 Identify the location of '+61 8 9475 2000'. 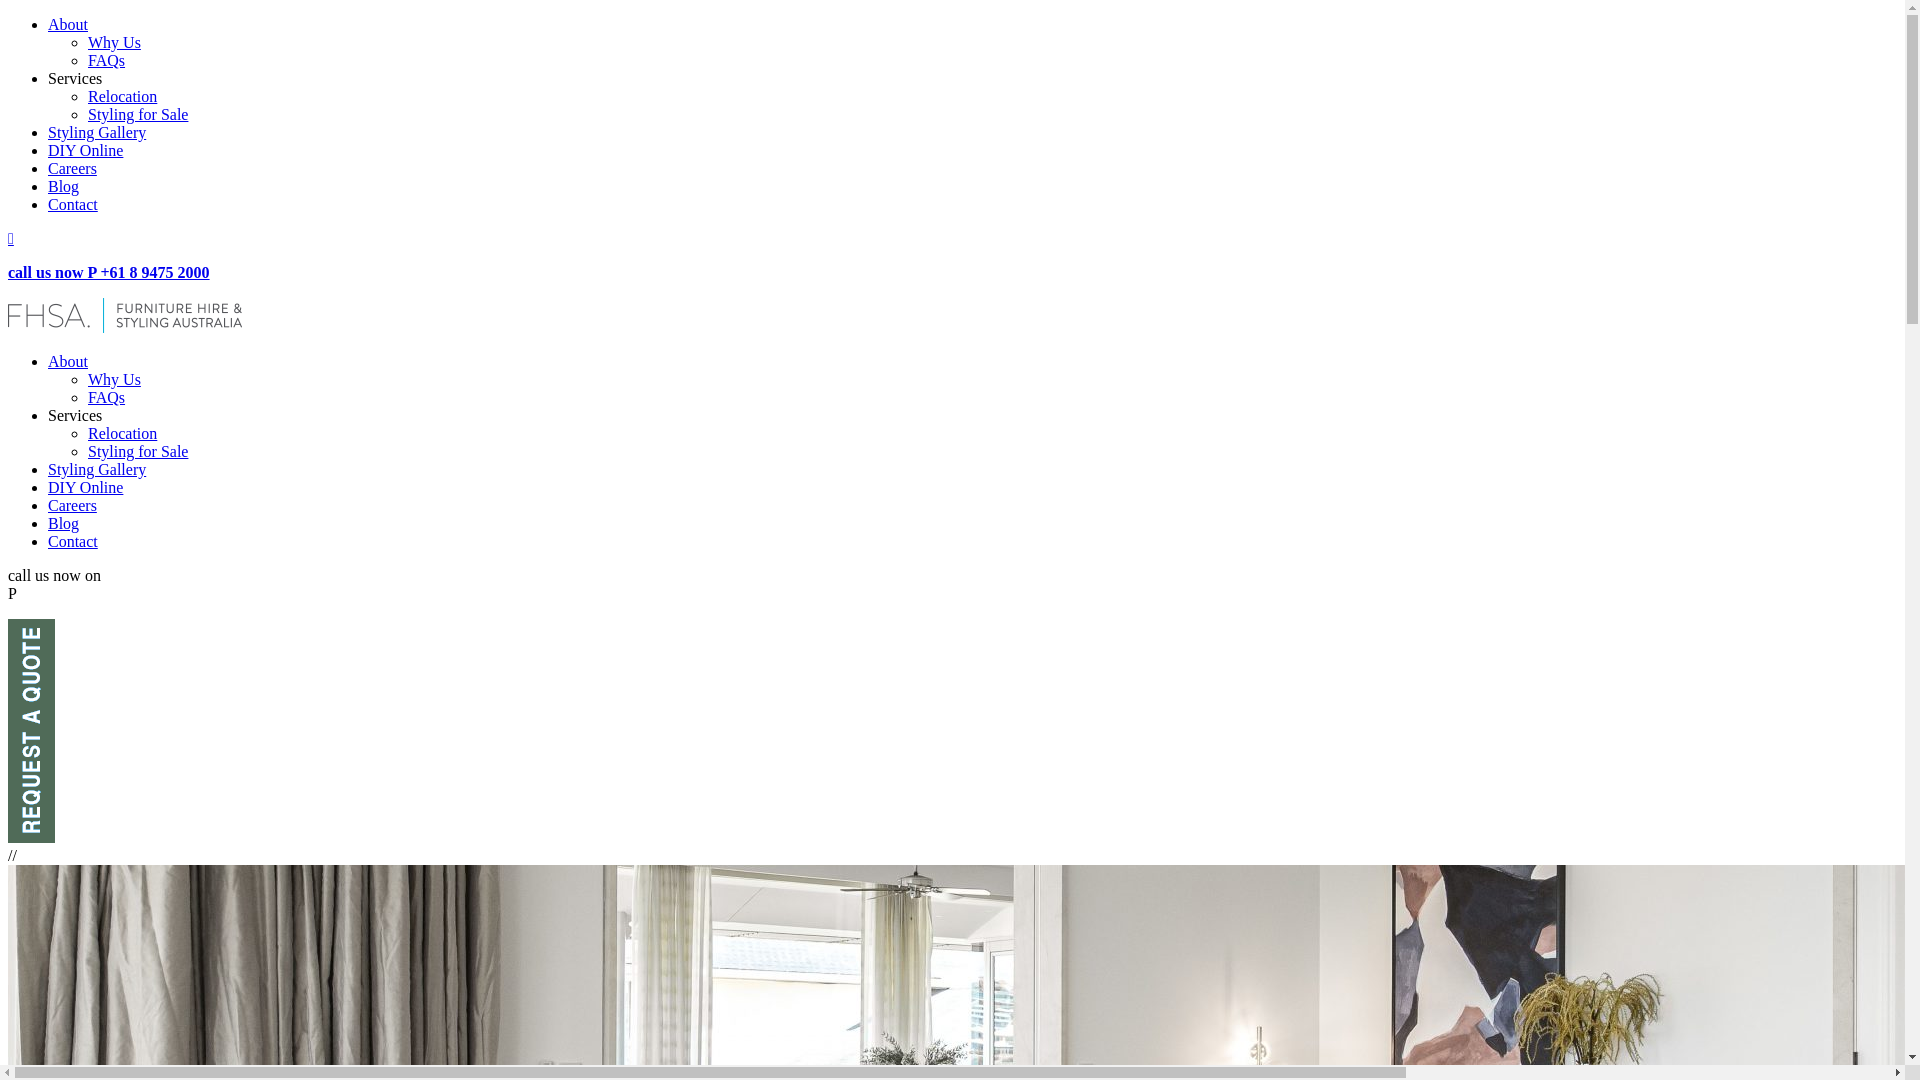
(74, 592).